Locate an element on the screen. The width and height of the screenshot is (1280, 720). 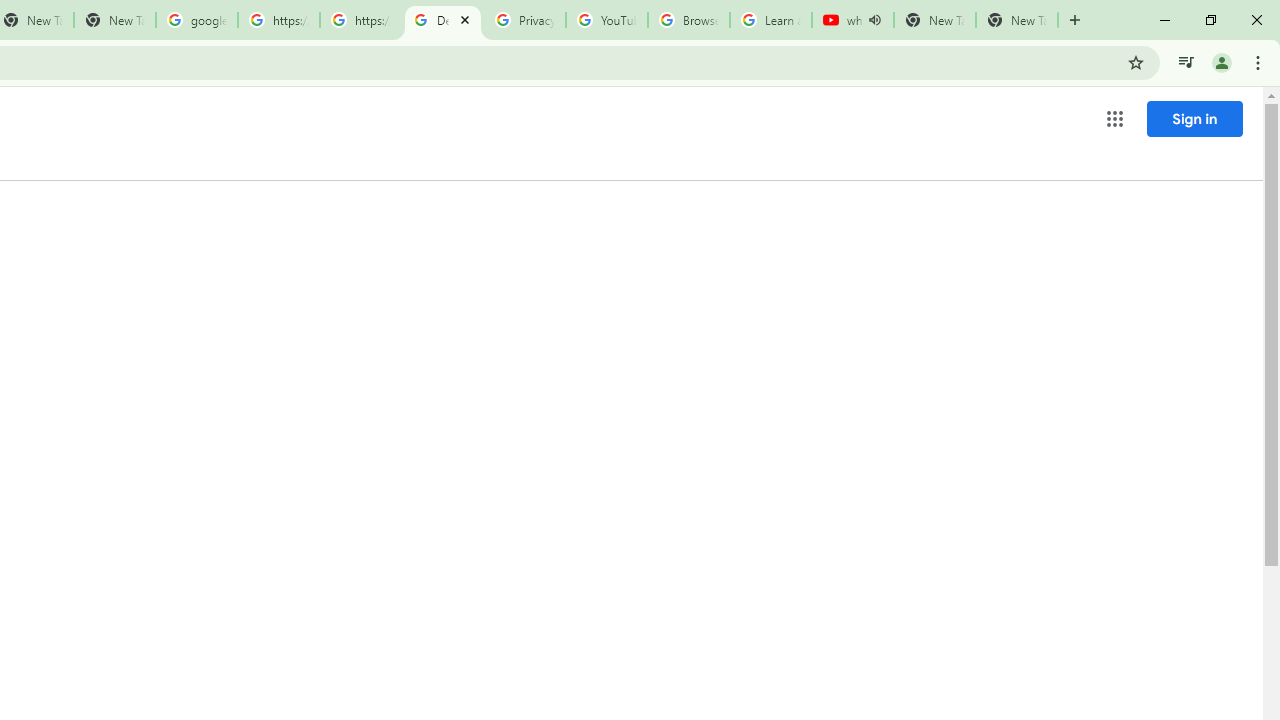
'https://scholar.google.com/' is located at coordinates (360, 20).